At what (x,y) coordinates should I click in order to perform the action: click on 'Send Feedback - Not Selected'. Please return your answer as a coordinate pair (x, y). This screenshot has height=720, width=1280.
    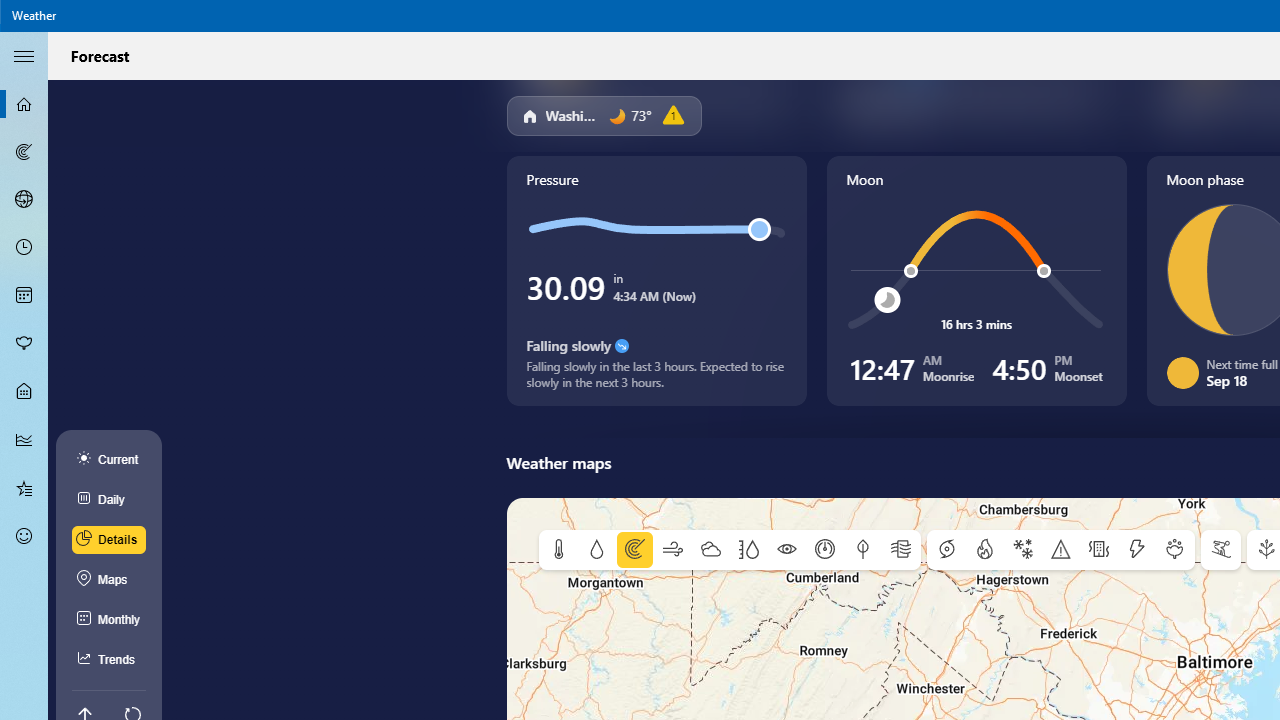
    Looking at the image, I should click on (24, 535).